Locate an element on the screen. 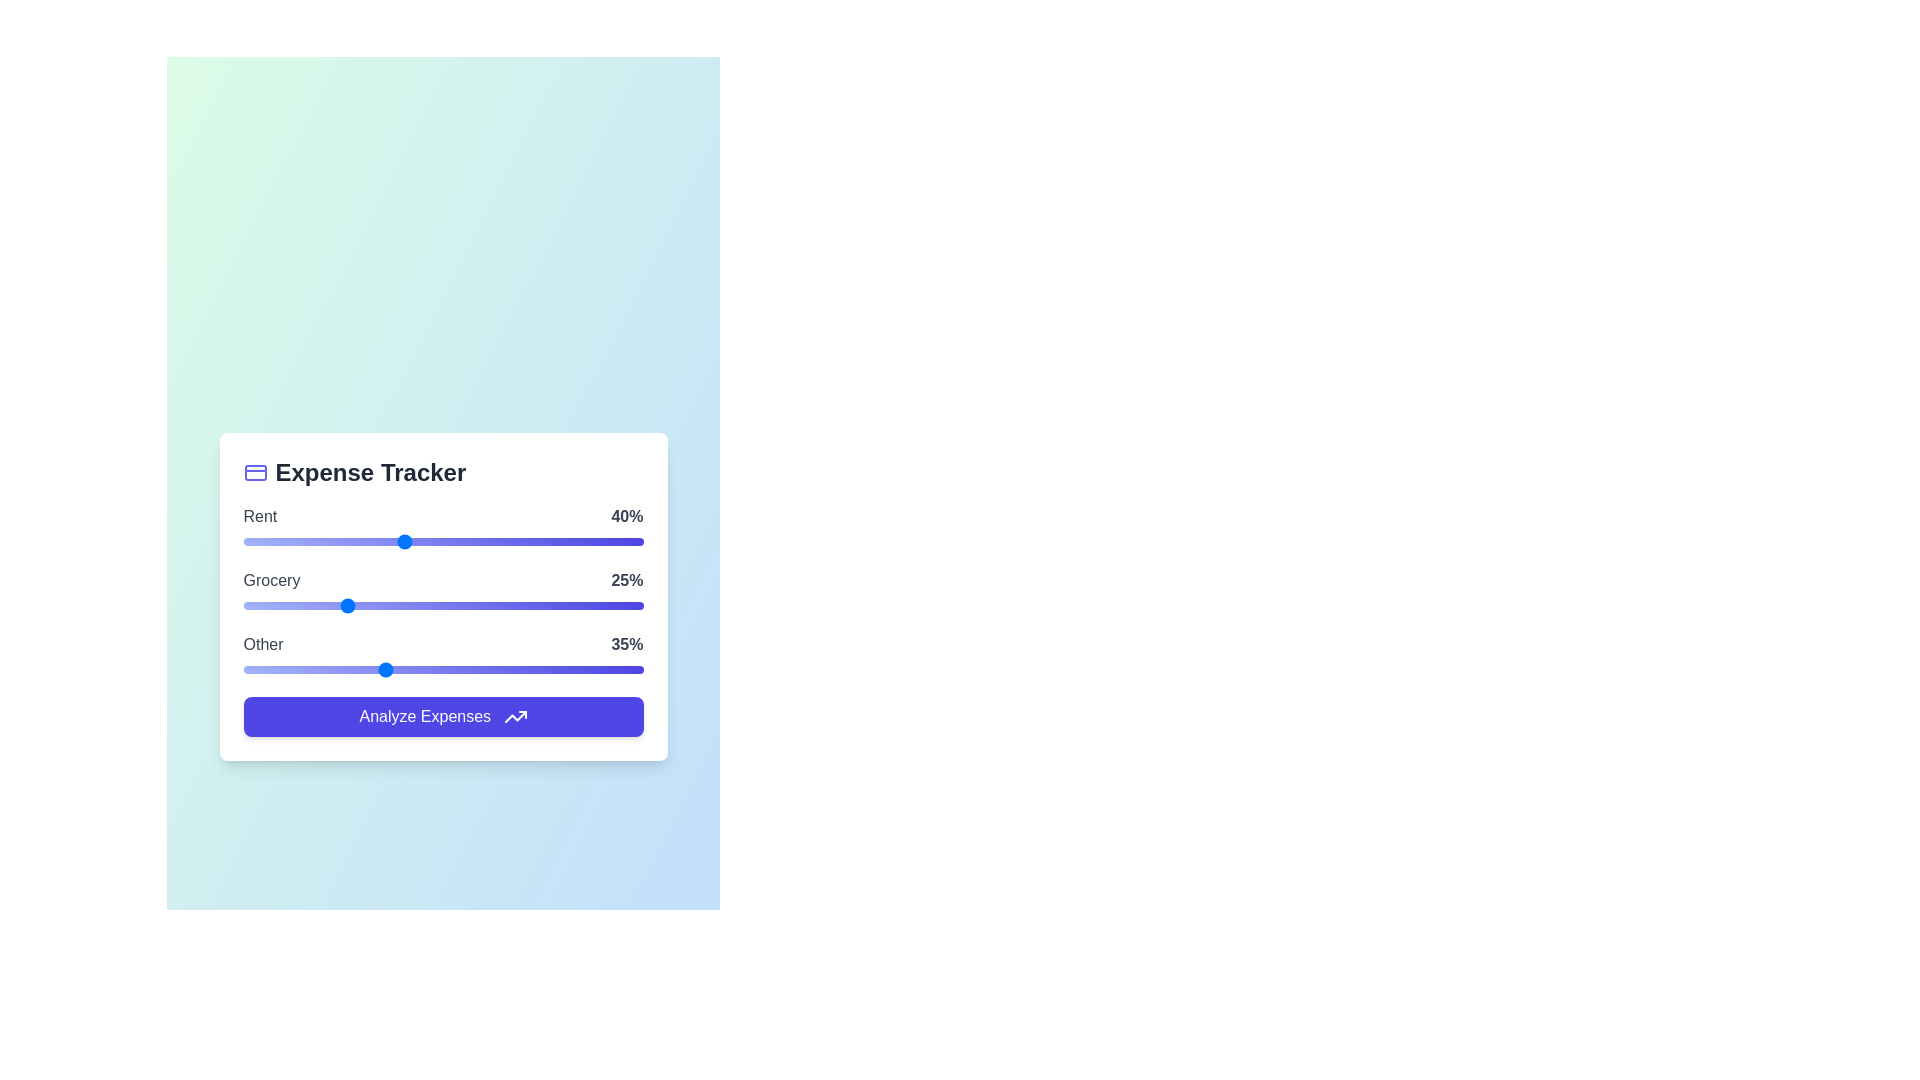  the 'Other' slider to 40% is located at coordinates (402, 669).